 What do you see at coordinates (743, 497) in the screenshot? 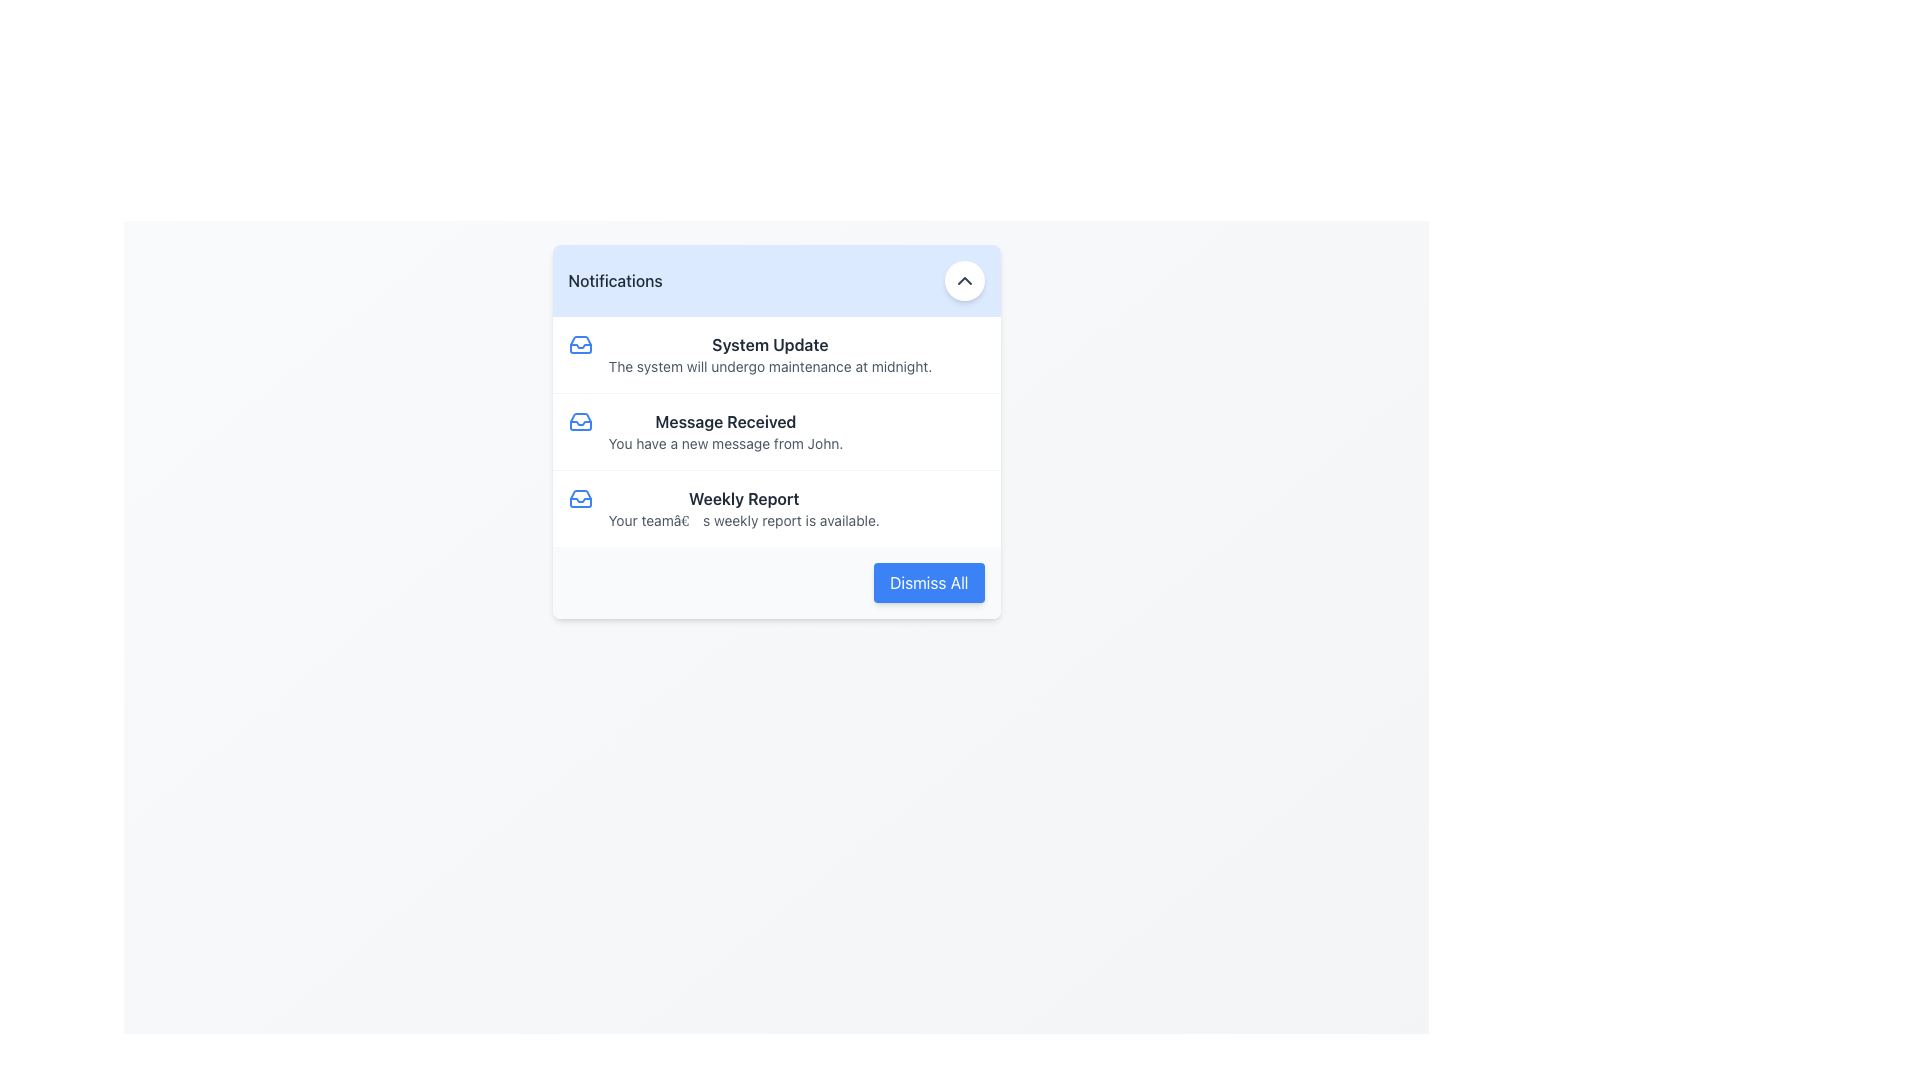
I see `the text label displaying 'Weekly Report', which is styled in bold and dark gray, positioned centrally at the top of the notification box in the third notification item` at bounding box center [743, 497].